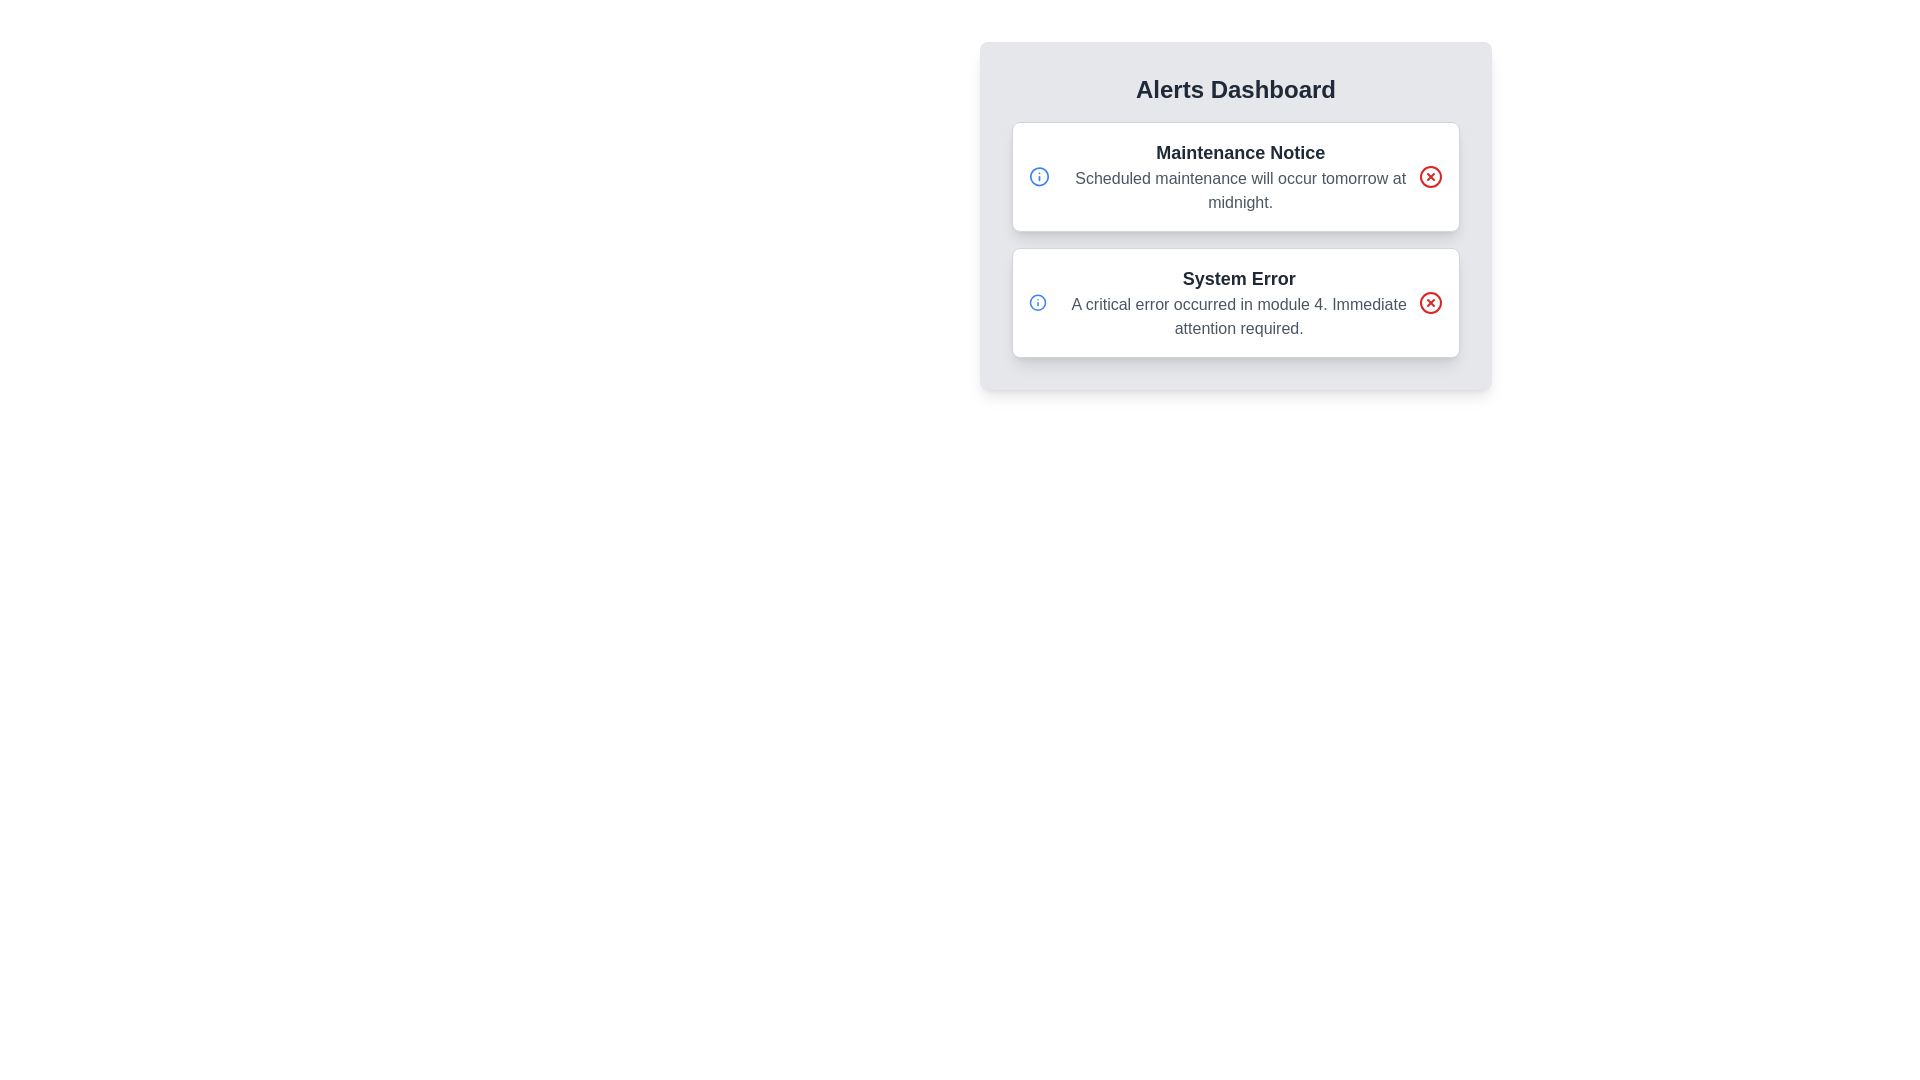  What do you see at coordinates (1239, 152) in the screenshot?
I see `the Text Label that serves as the title for the notification card in the 'Alerts Dashboard' section, which summarizes the content of the notification below it` at bounding box center [1239, 152].